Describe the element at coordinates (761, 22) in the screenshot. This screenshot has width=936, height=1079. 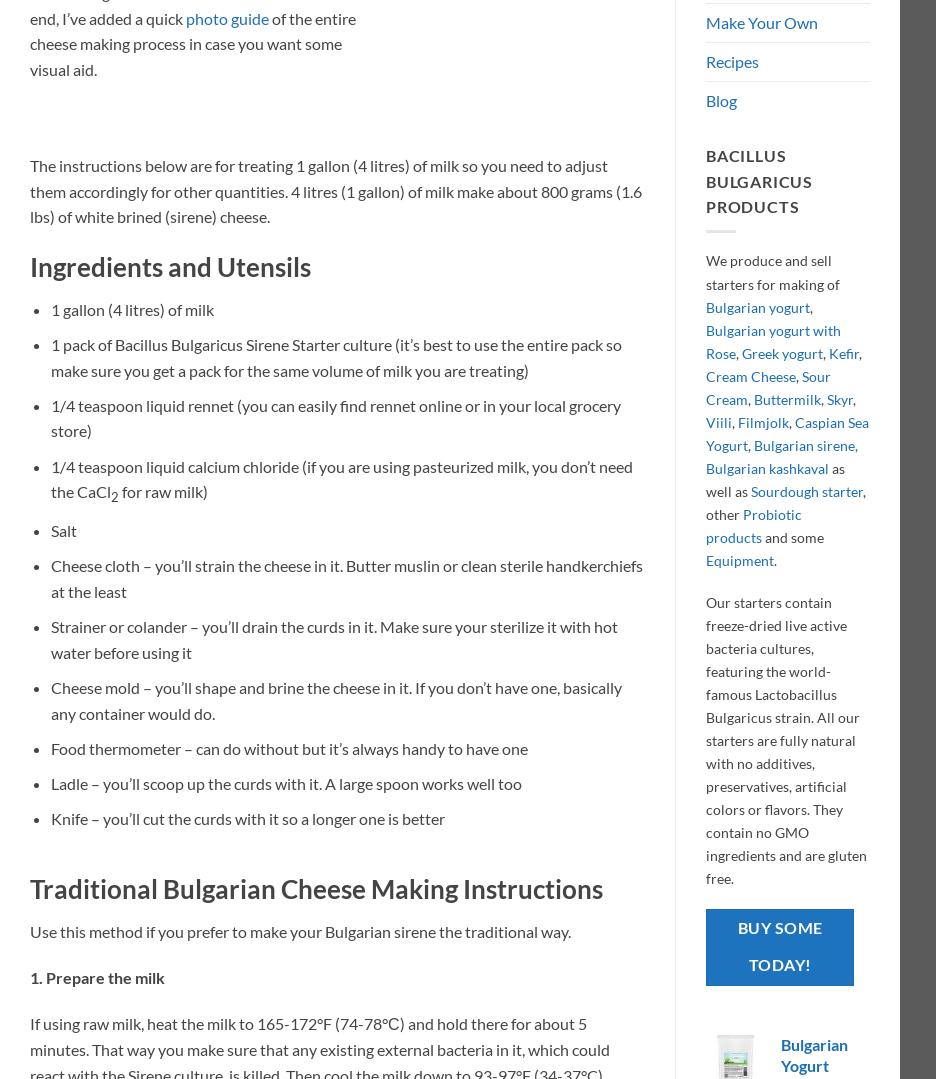
I see `'Make Your Own'` at that location.